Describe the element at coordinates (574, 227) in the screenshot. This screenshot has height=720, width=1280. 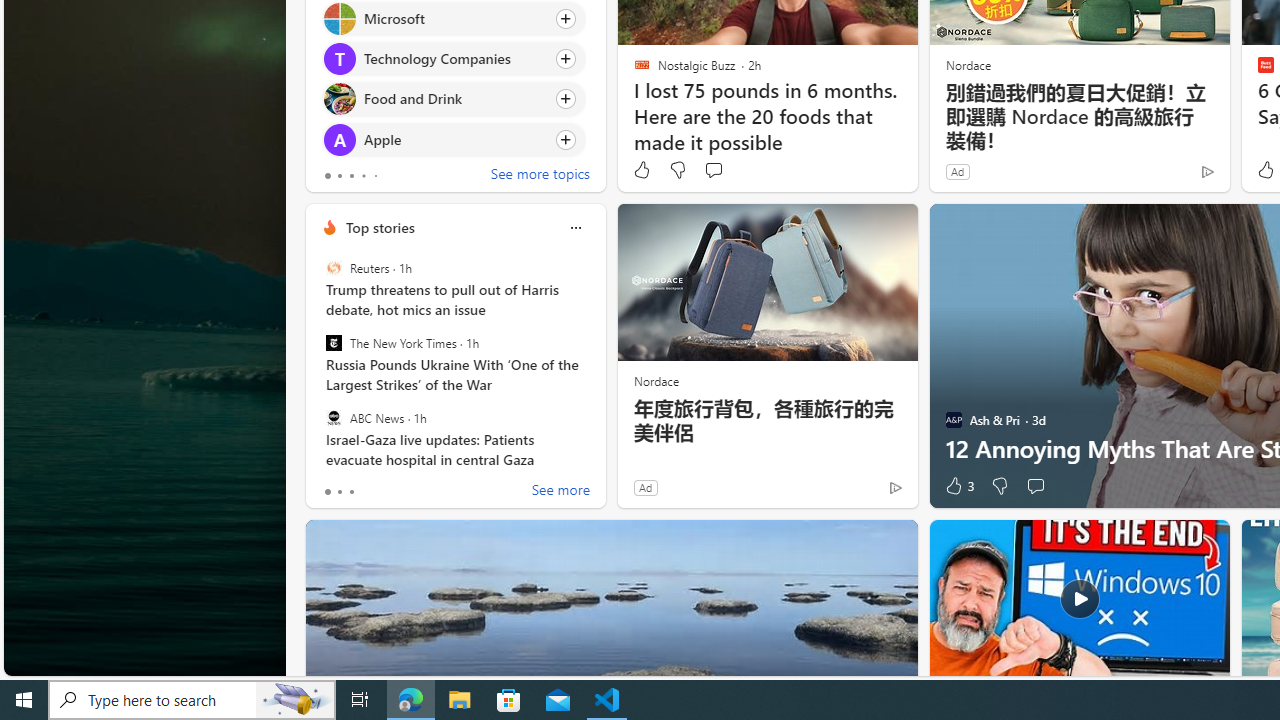
I see `'Class: icon-img'` at that location.